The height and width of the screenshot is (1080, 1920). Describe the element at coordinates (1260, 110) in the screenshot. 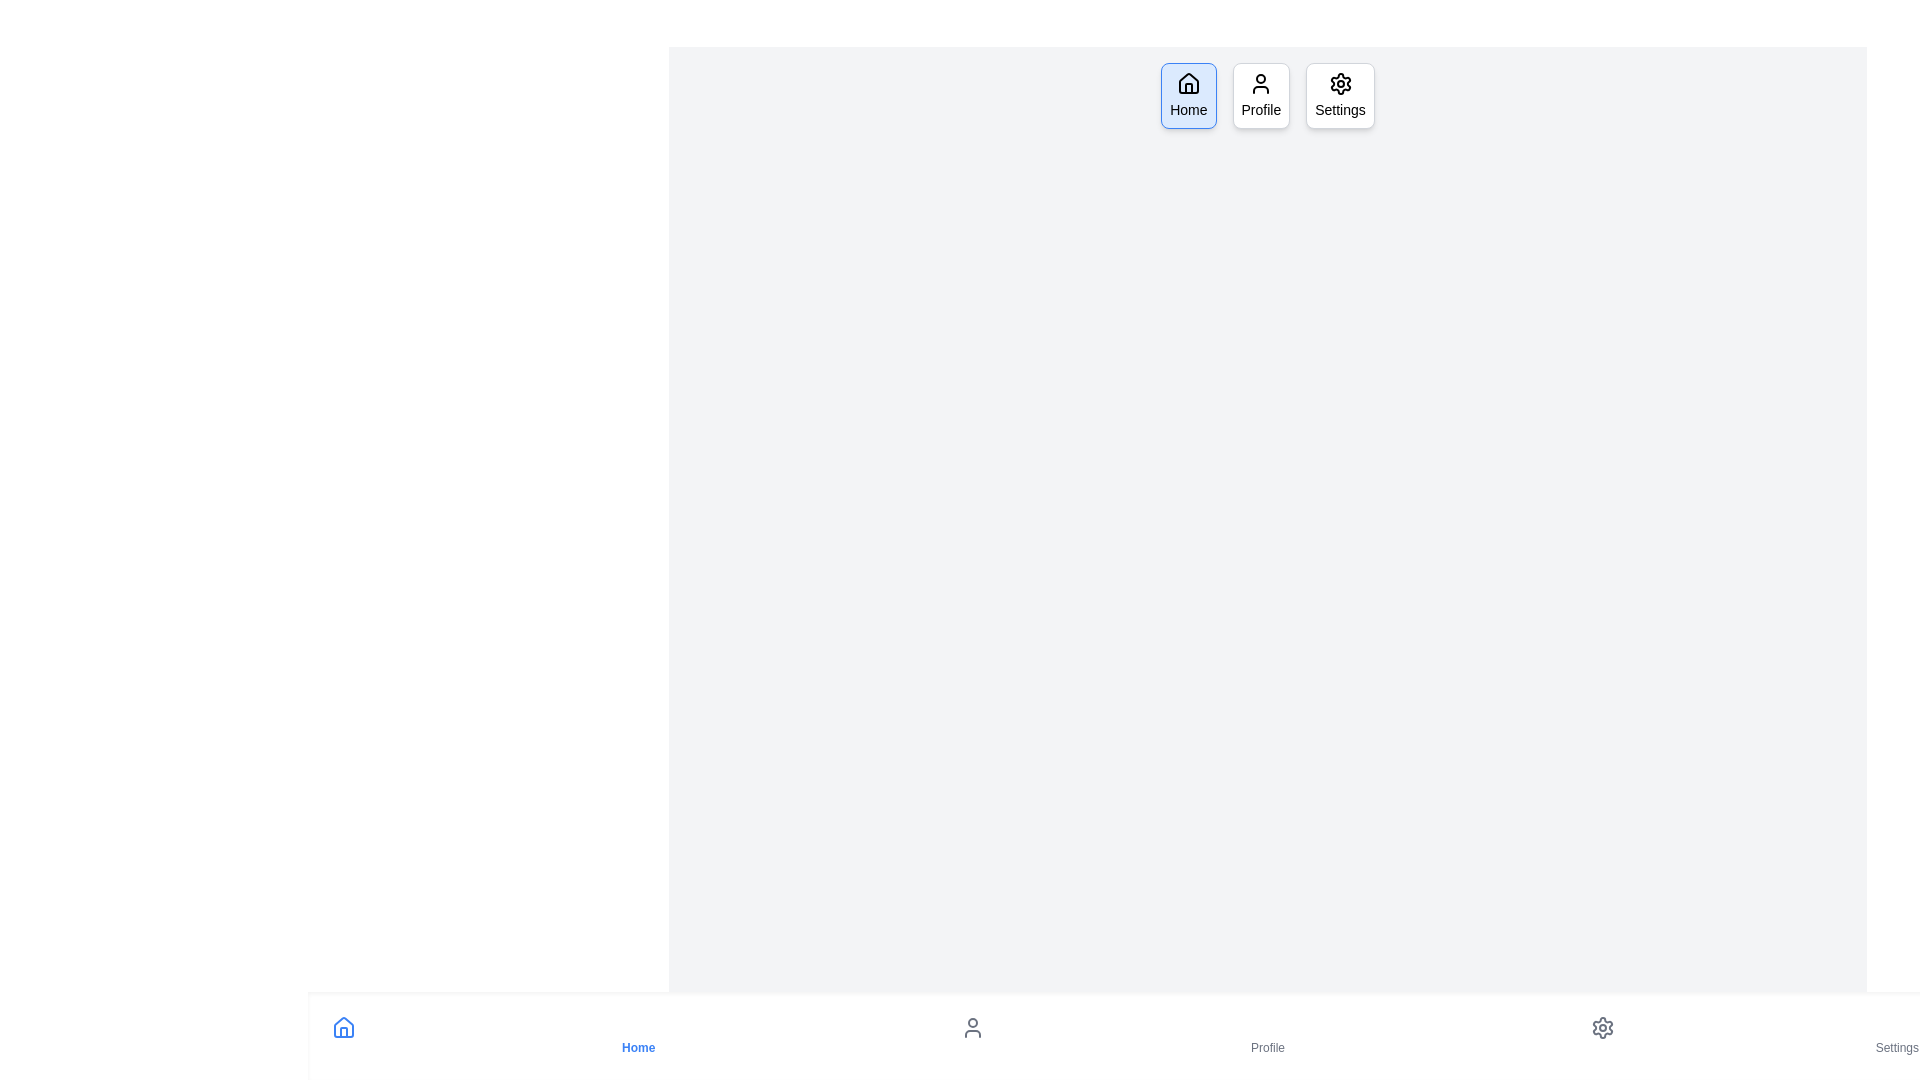

I see `the Text label that indicates the functionality of accessing the user's profile, located under the 'Profile' label in the middle section of the top navigation bar` at that location.